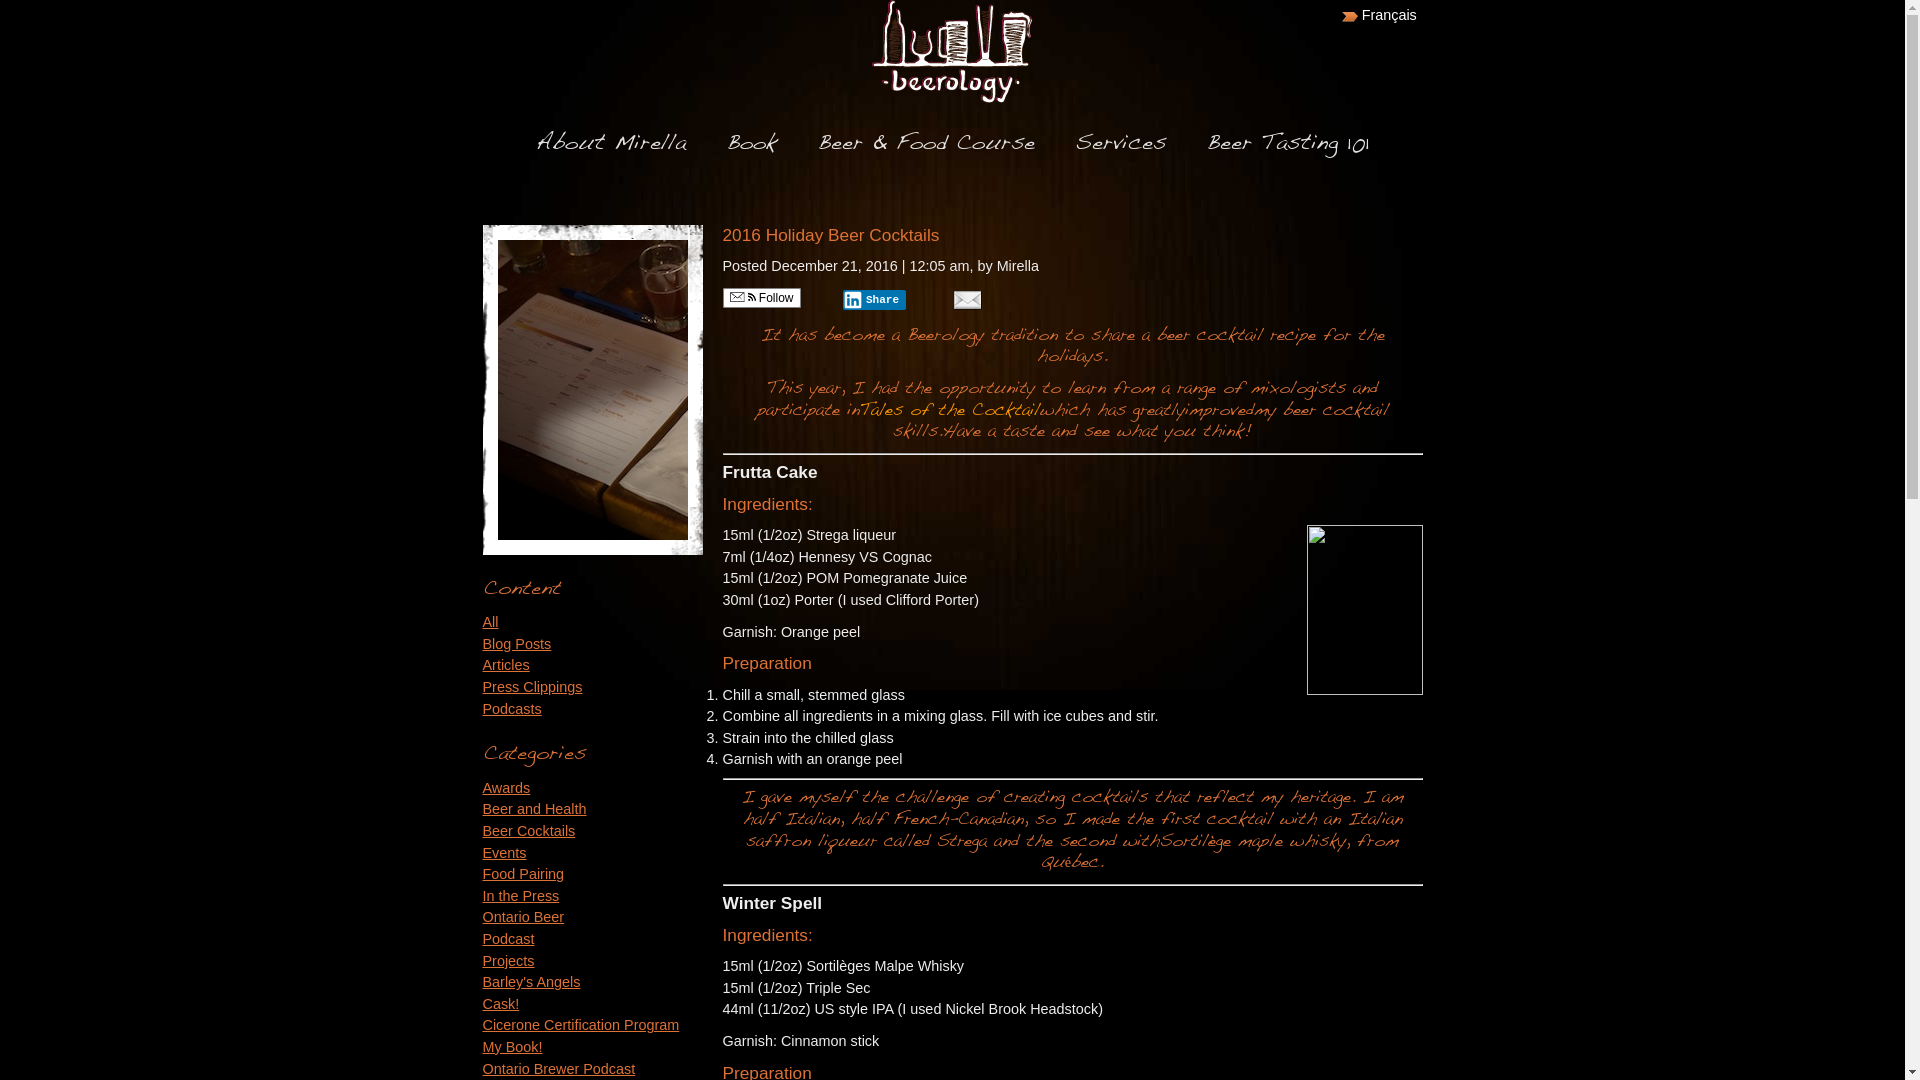 The image size is (1920, 1080). What do you see at coordinates (579, 1025) in the screenshot?
I see `'Cicerone Certification Program'` at bounding box center [579, 1025].